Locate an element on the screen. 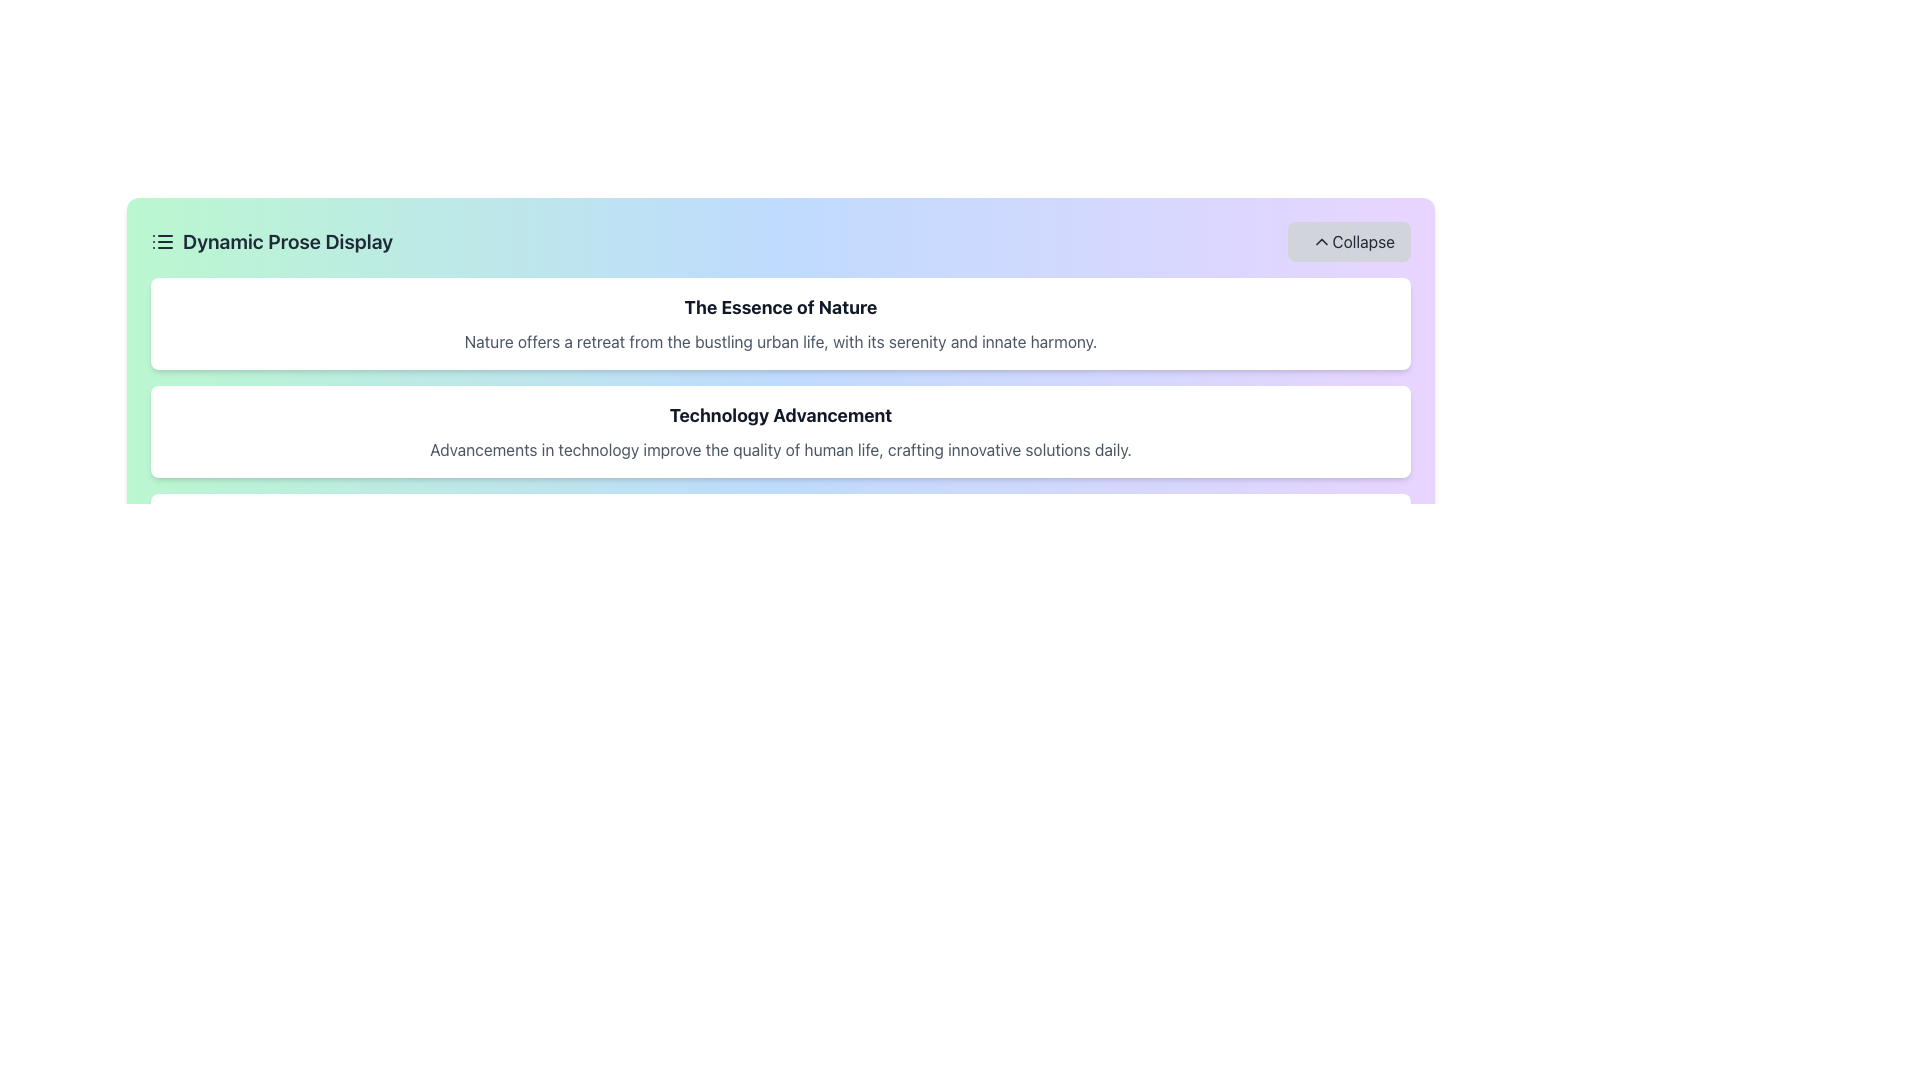 Image resolution: width=1920 pixels, height=1080 pixels. the header bar with the text label 'Dynamic Prose Display' is located at coordinates (780, 241).